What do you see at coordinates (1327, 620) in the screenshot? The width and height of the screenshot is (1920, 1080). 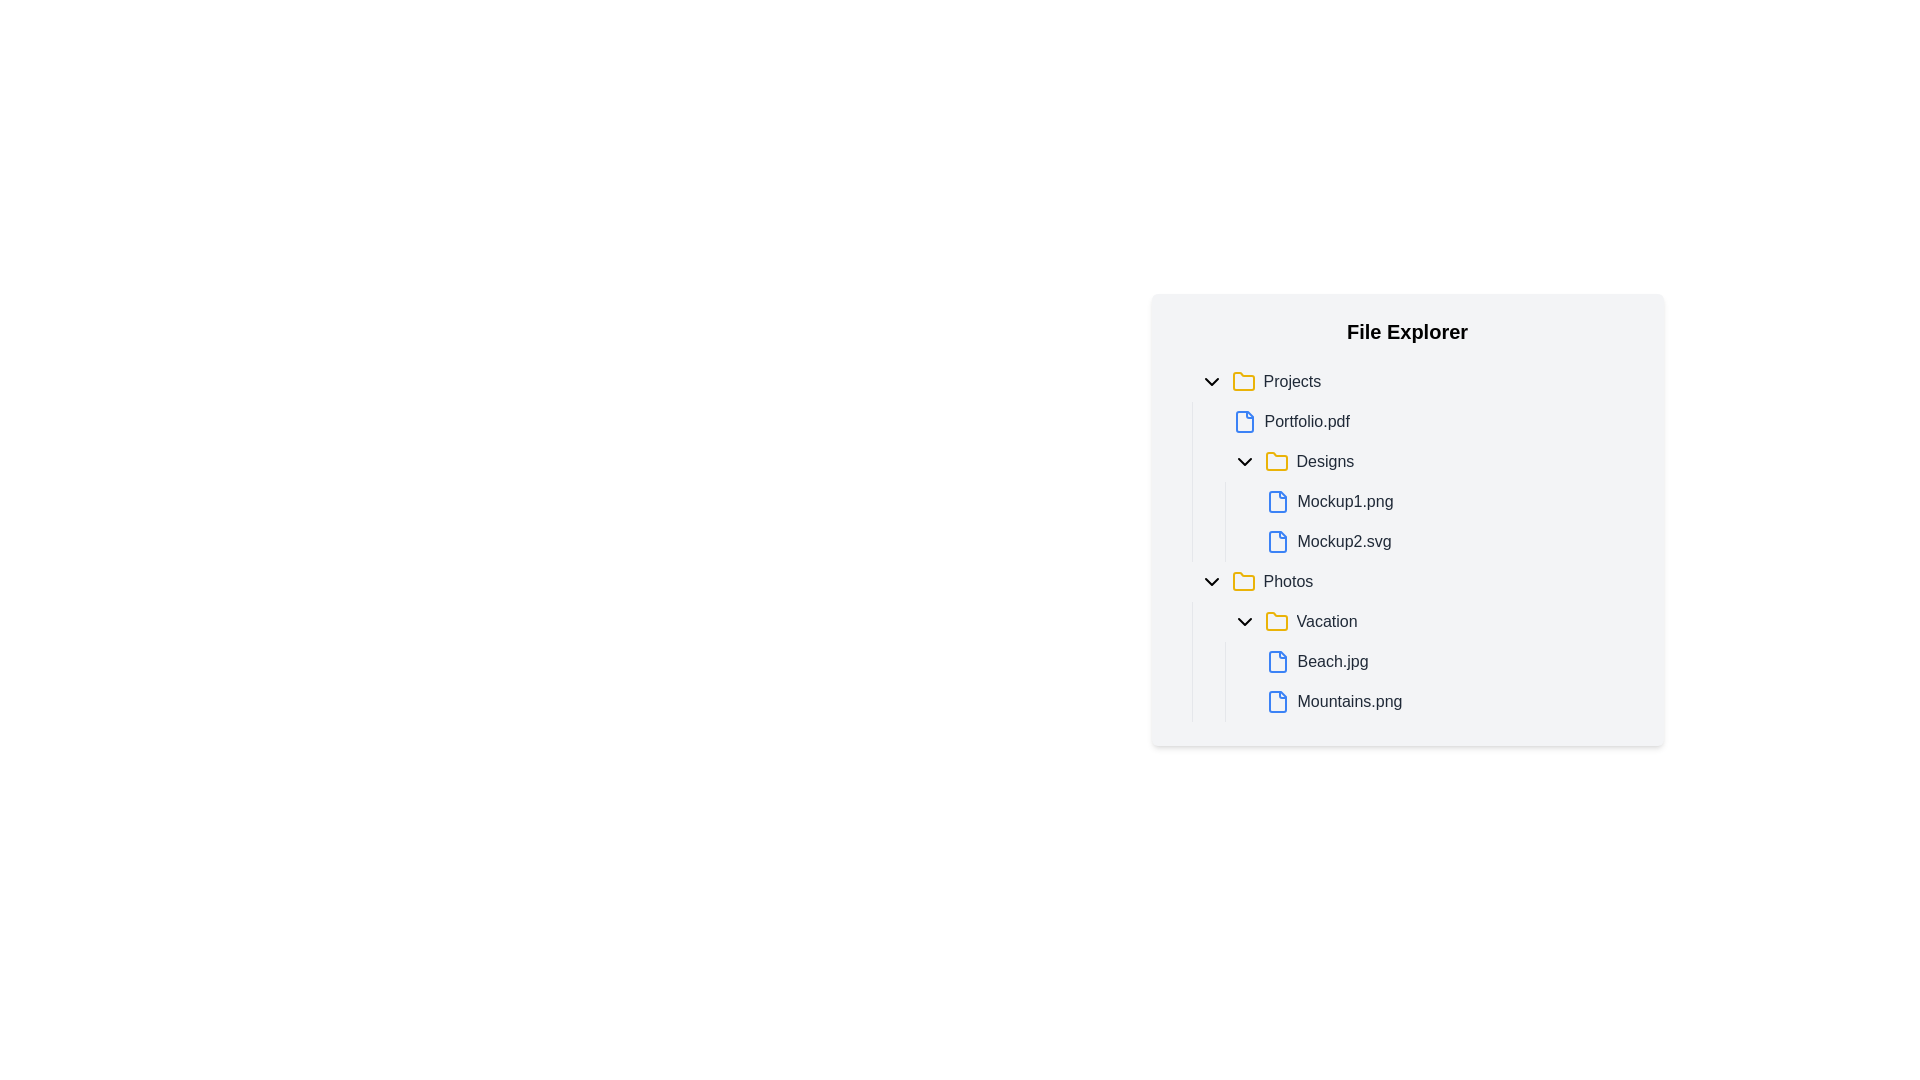 I see `the text label for the 'Vacation' folder, which provides information about its content and is located within the file explorer's hierarchy` at bounding box center [1327, 620].